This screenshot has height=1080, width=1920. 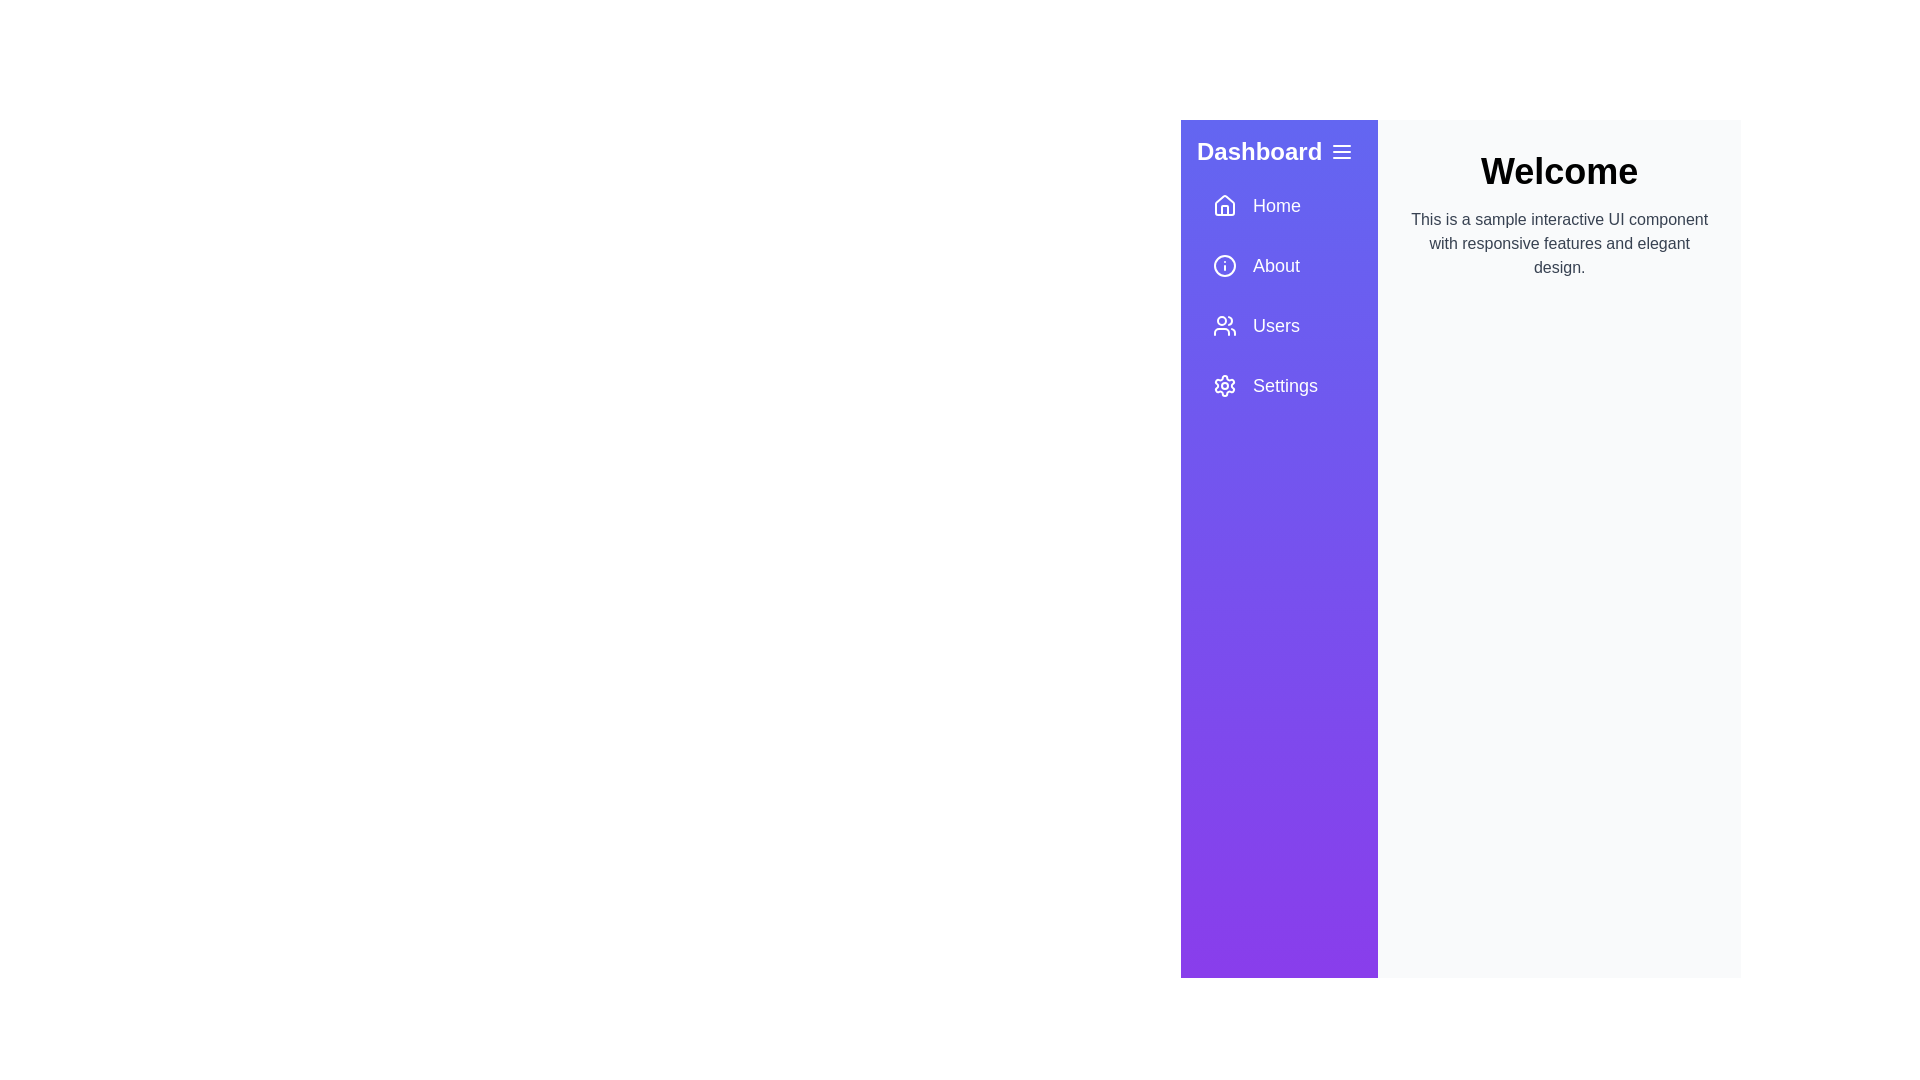 What do you see at coordinates (1278, 265) in the screenshot?
I see `the navigation item About to trigger its action` at bounding box center [1278, 265].